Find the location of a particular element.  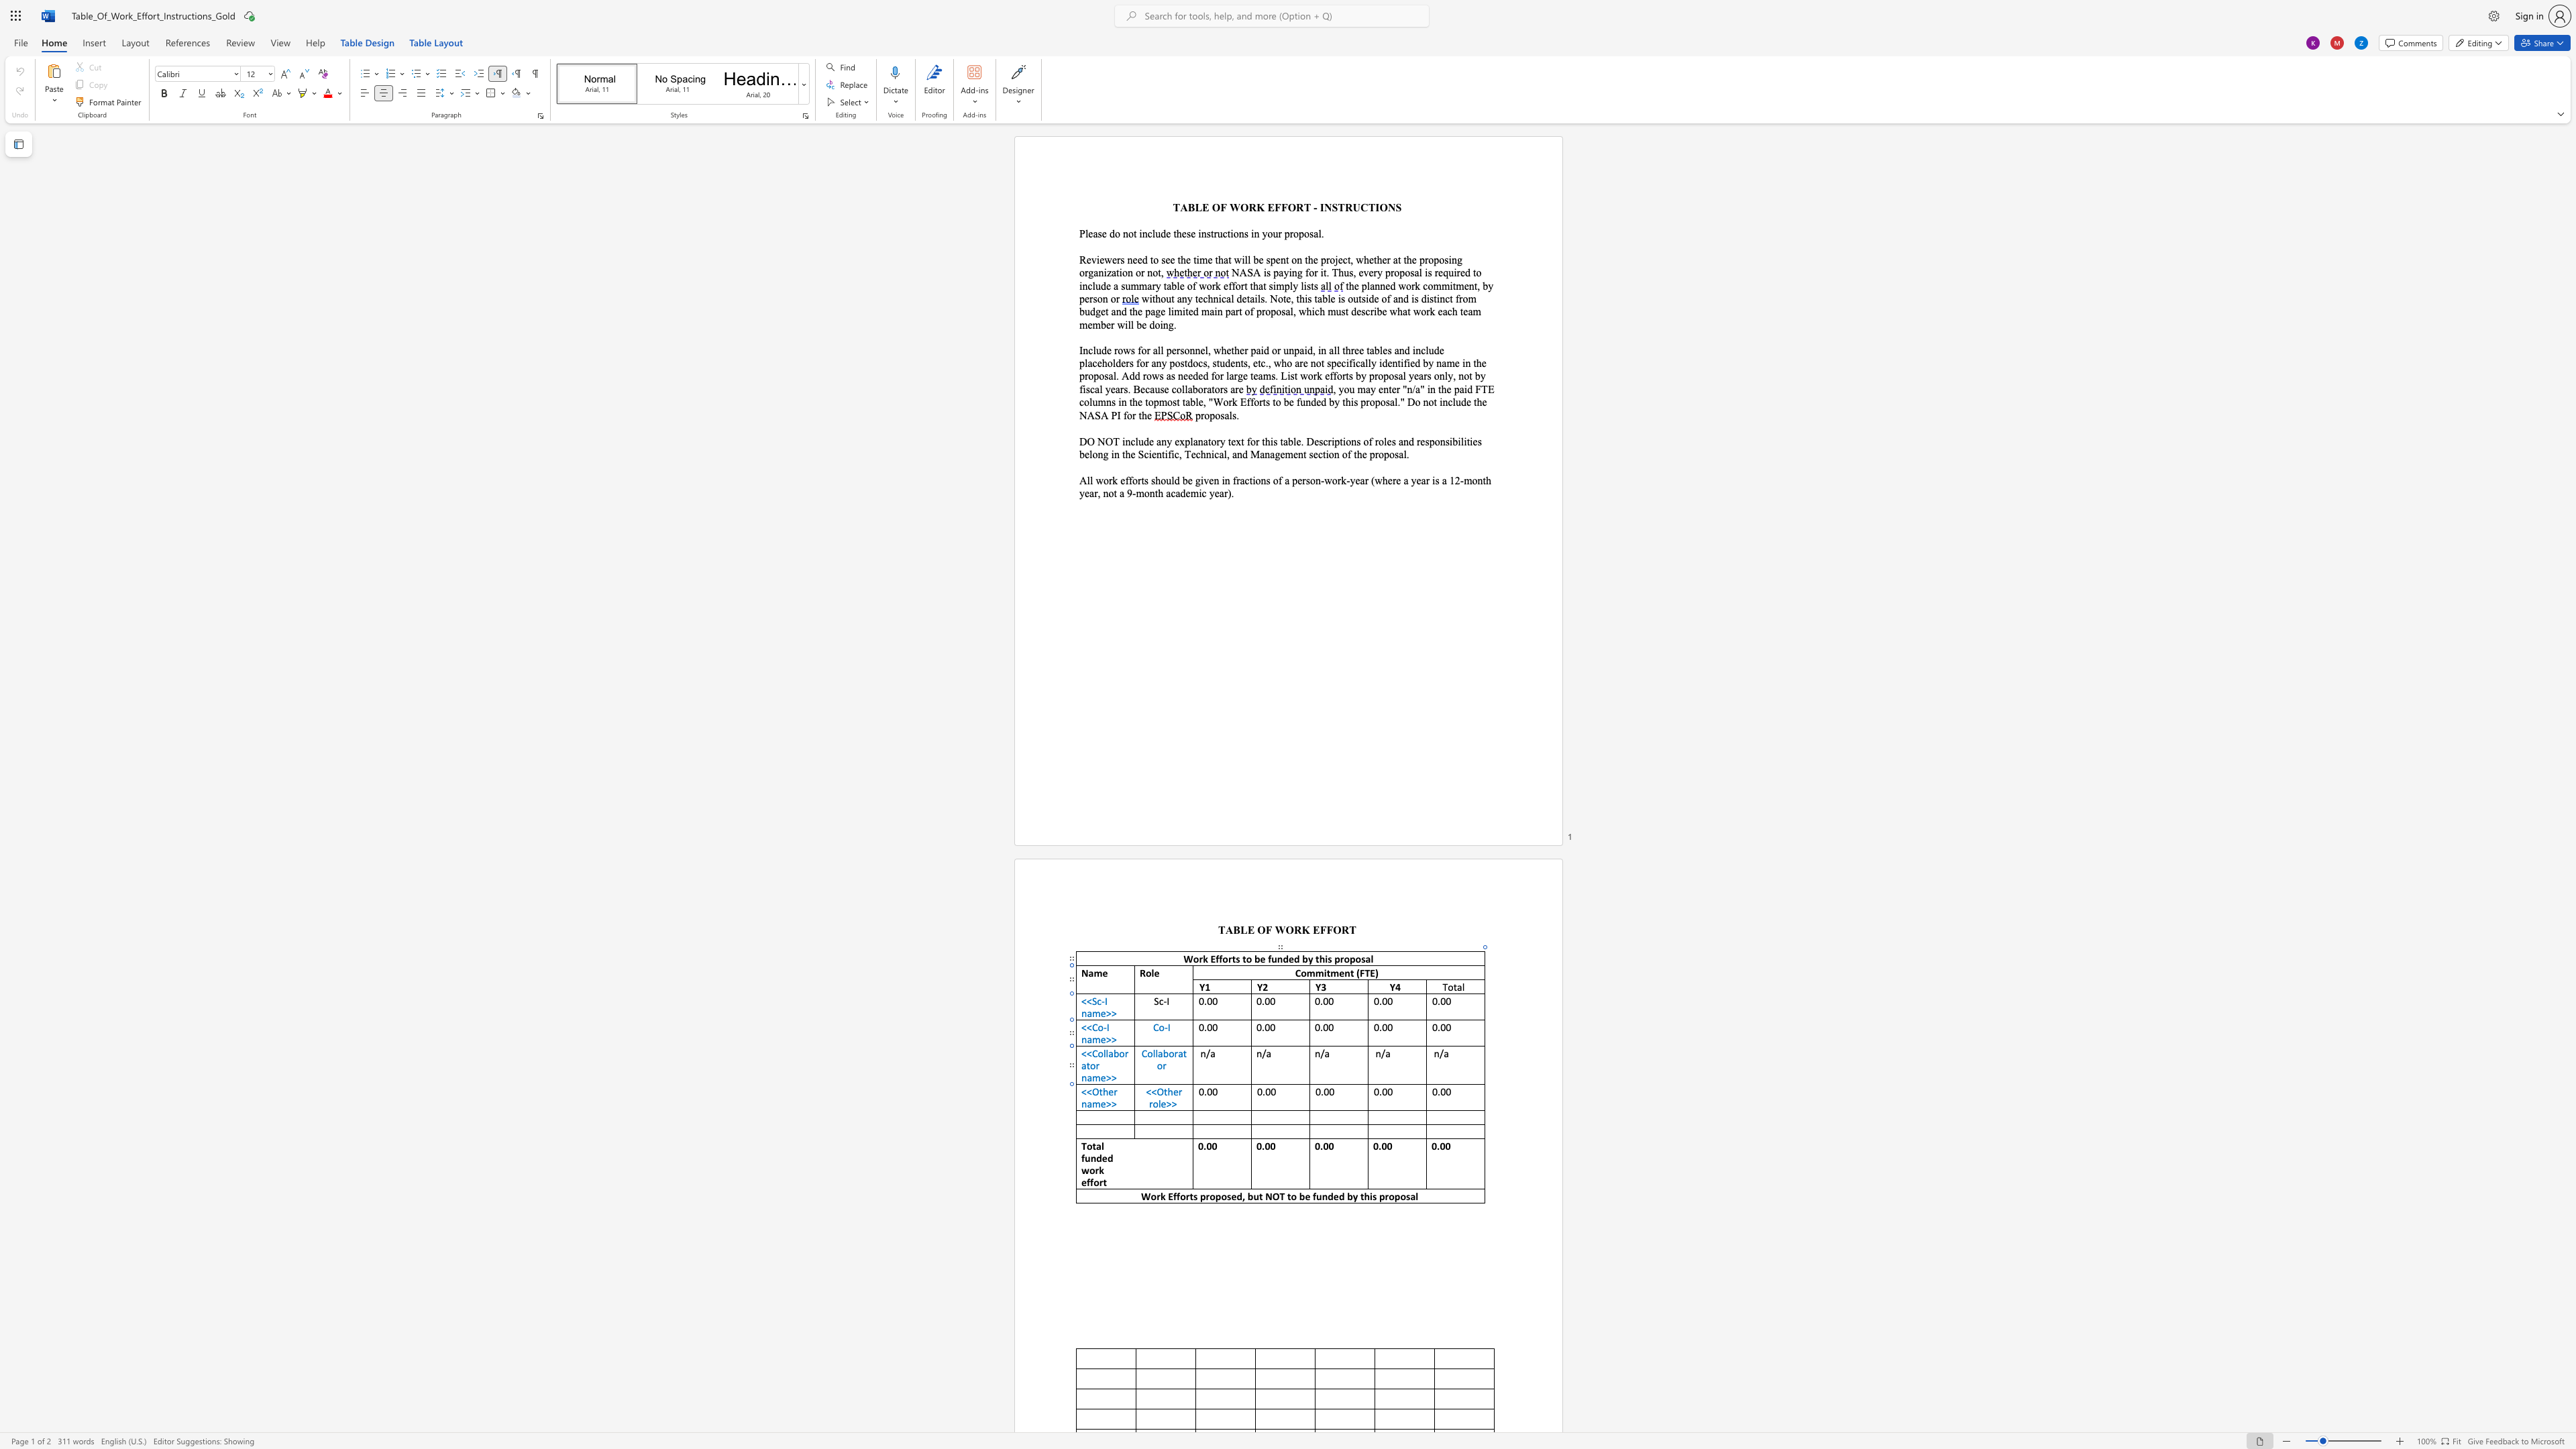

the 1th character "l" in the text is located at coordinates (1159, 1103).